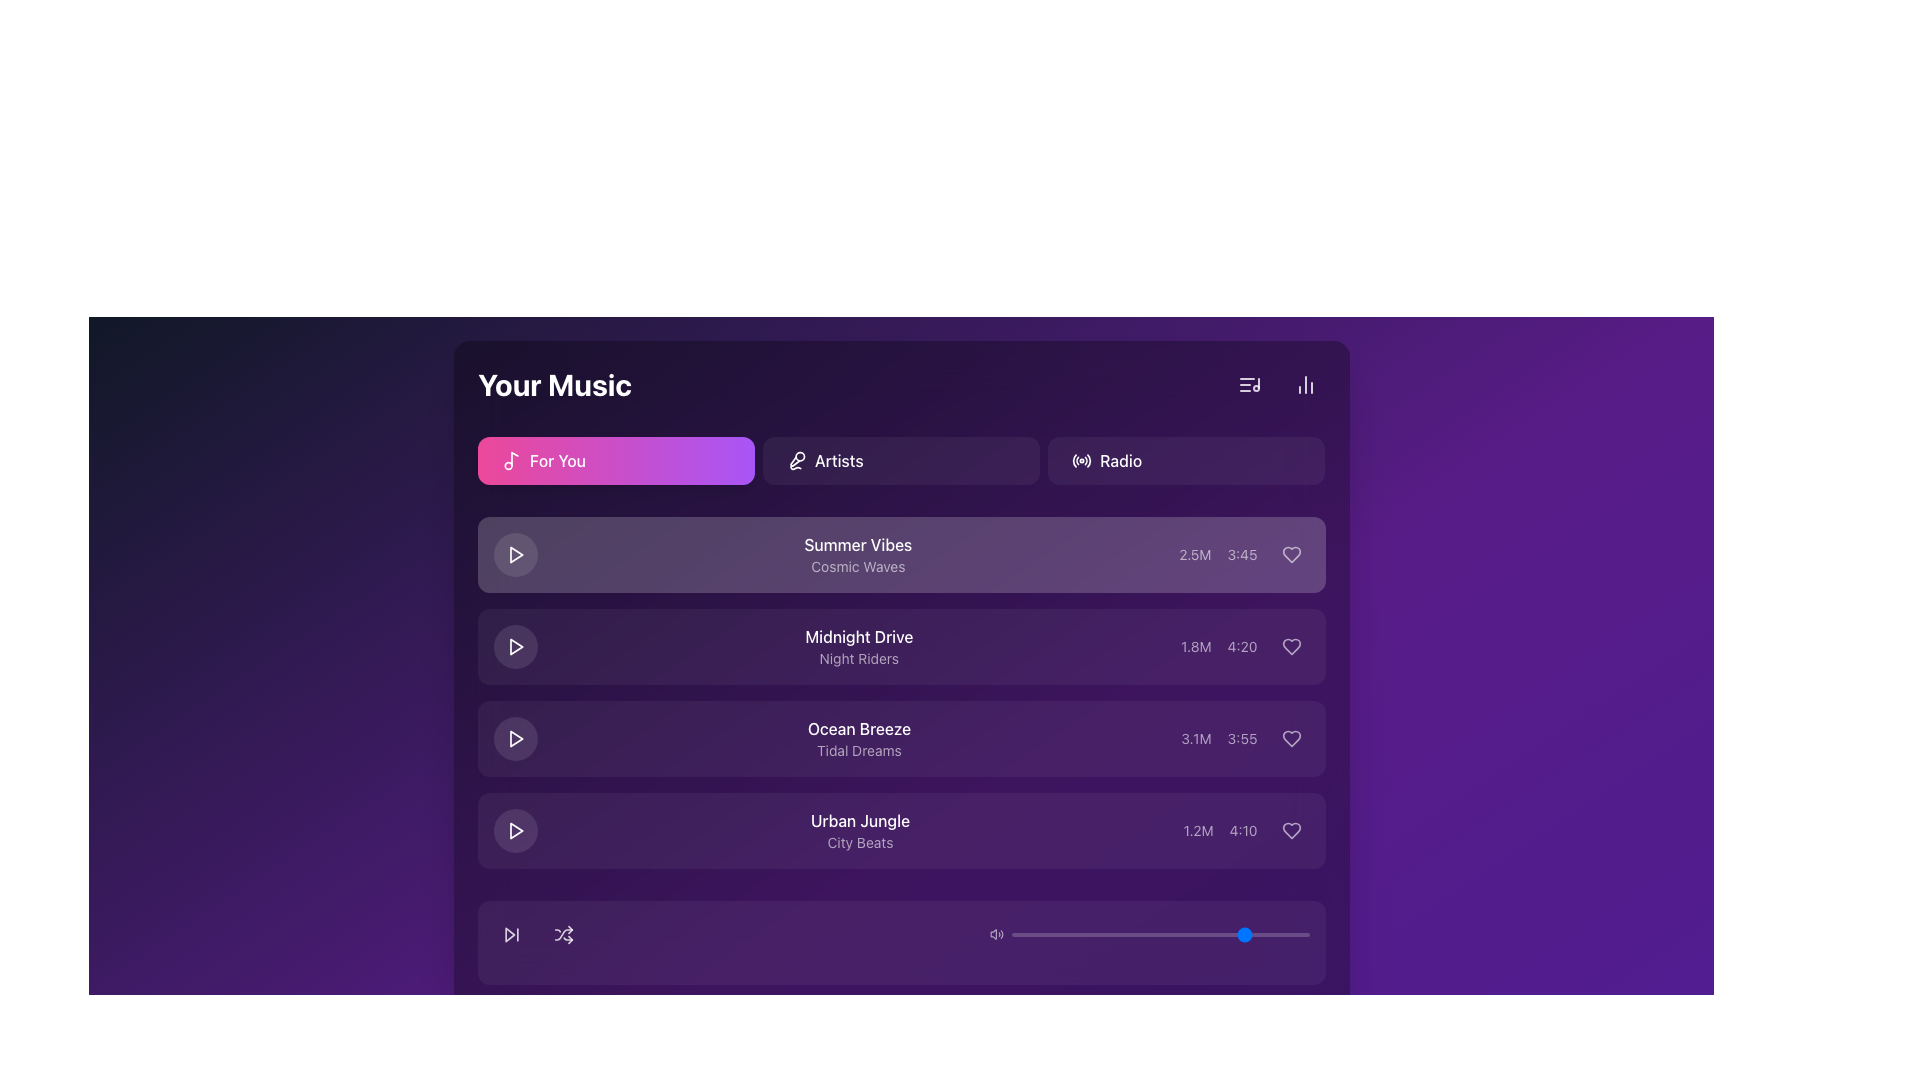  Describe the element at coordinates (1186, 461) in the screenshot. I see `the navigation button located in the upper-right corner of the button group` at that location.